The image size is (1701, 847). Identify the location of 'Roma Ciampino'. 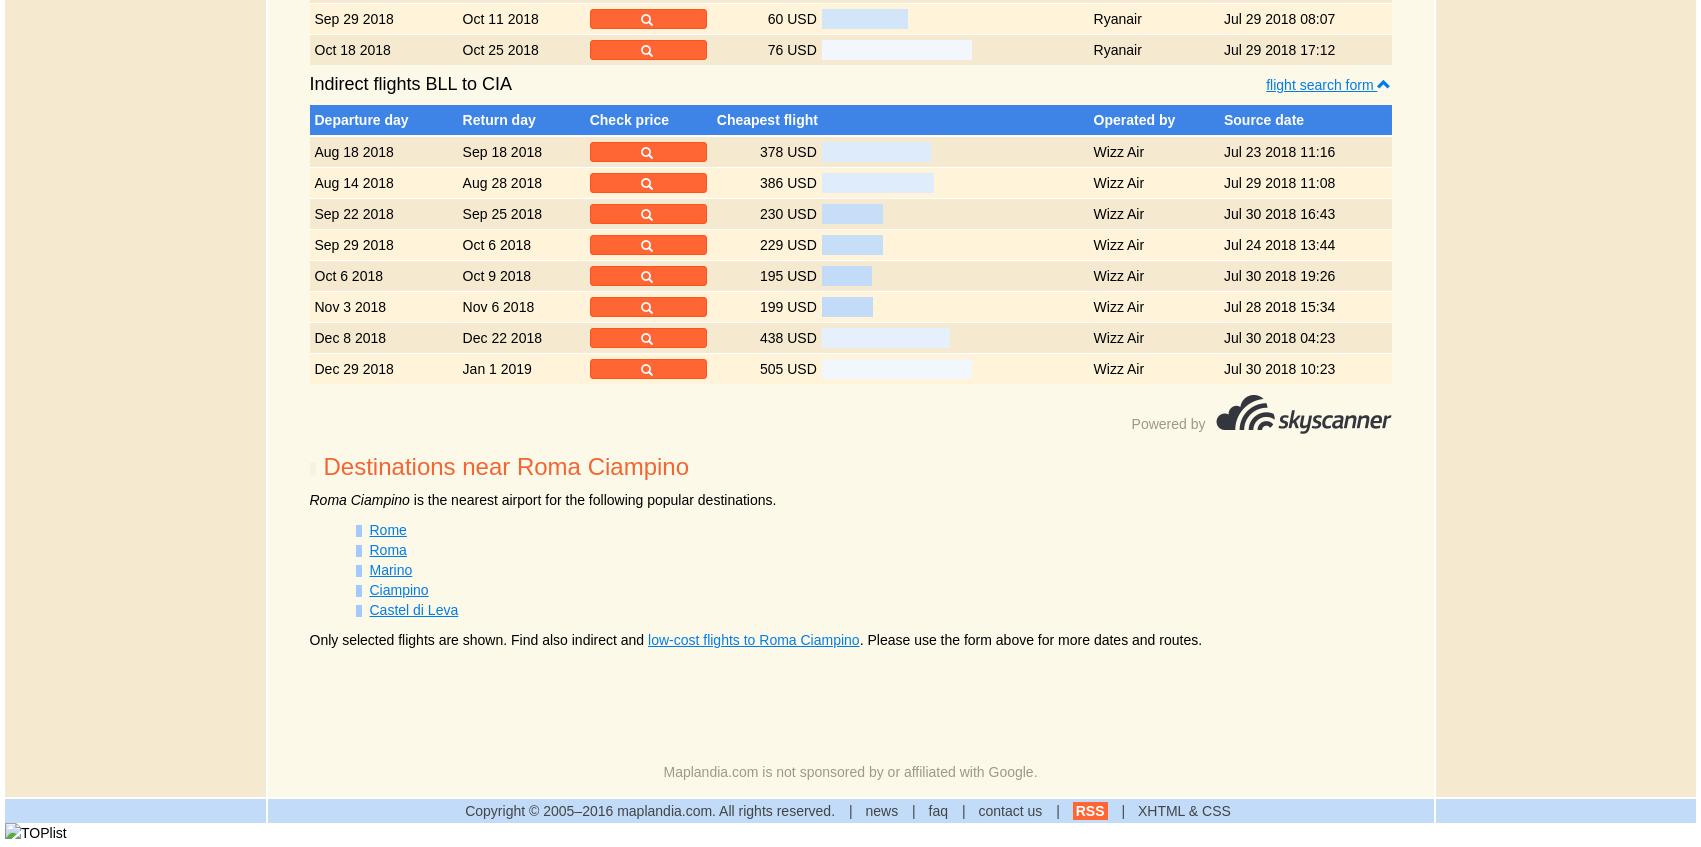
(359, 498).